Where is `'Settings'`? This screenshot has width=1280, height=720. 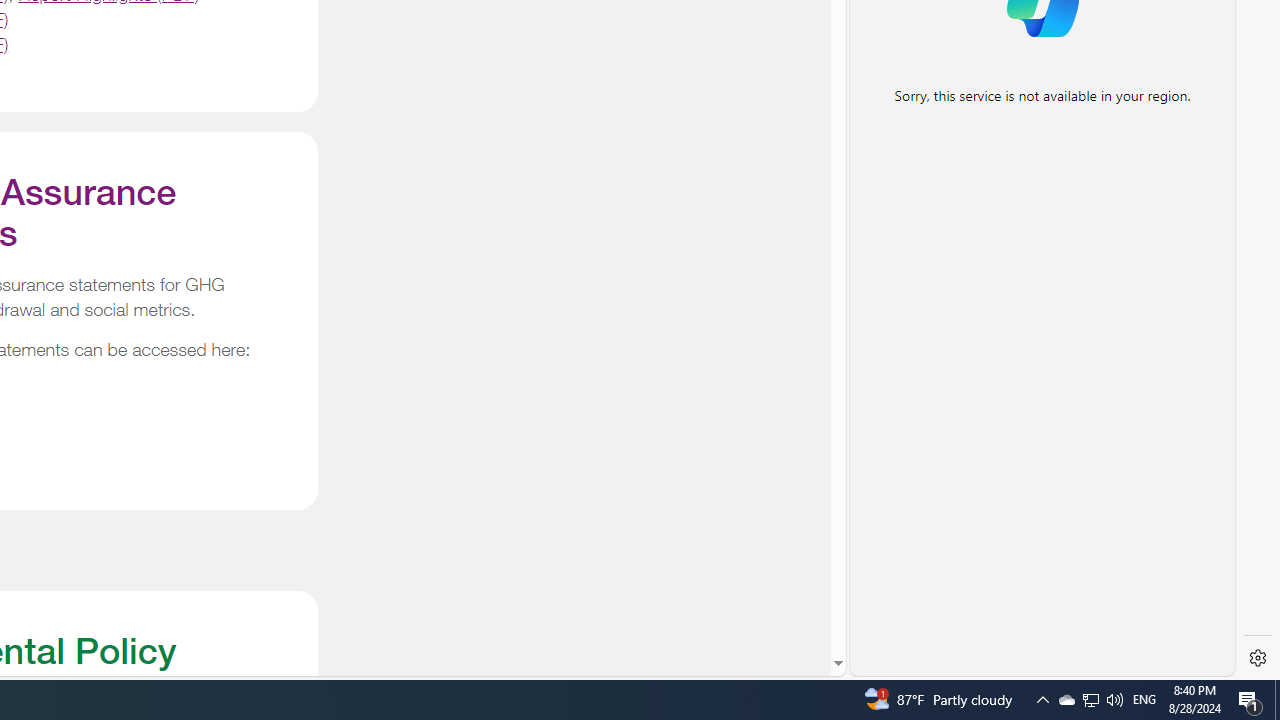 'Settings' is located at coordinates (1257, 658).